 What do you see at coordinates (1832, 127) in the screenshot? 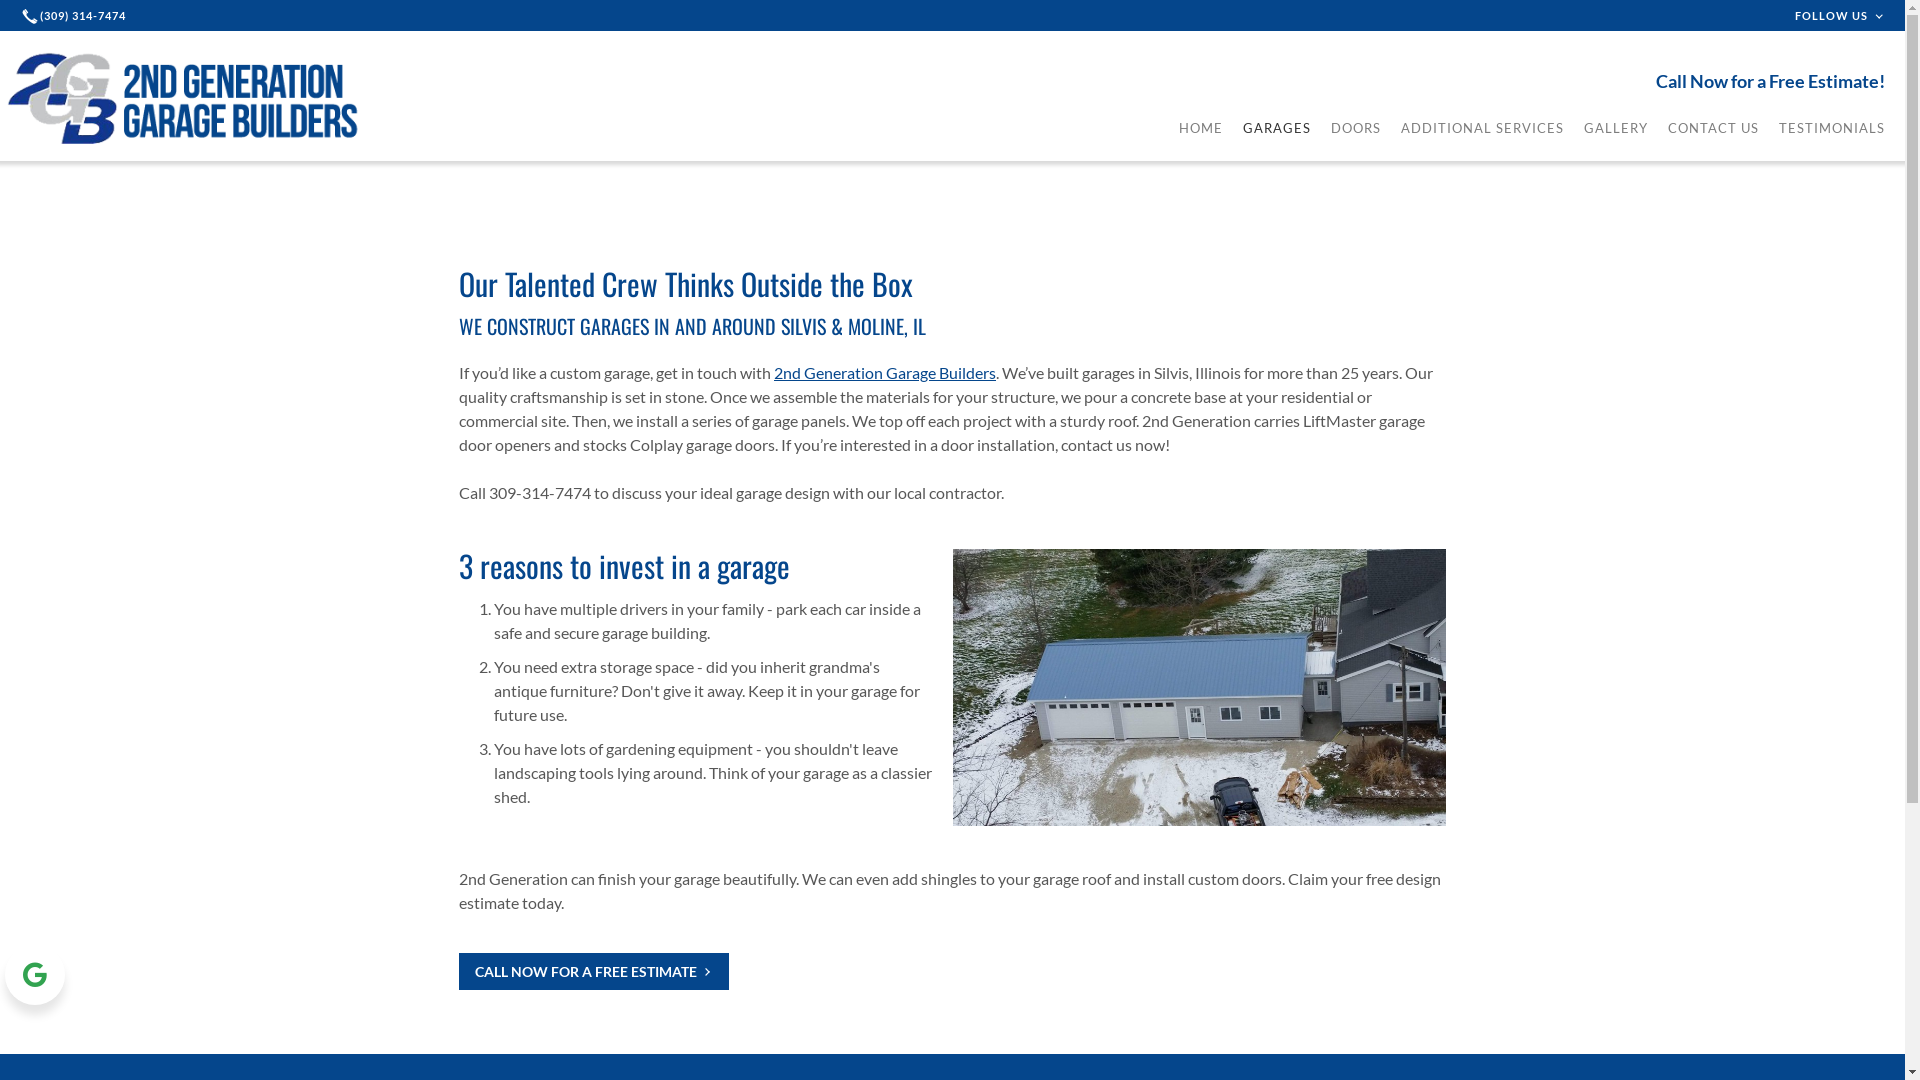
I see `'TESTIMONIALS'` at bounding box center [1832, 127].